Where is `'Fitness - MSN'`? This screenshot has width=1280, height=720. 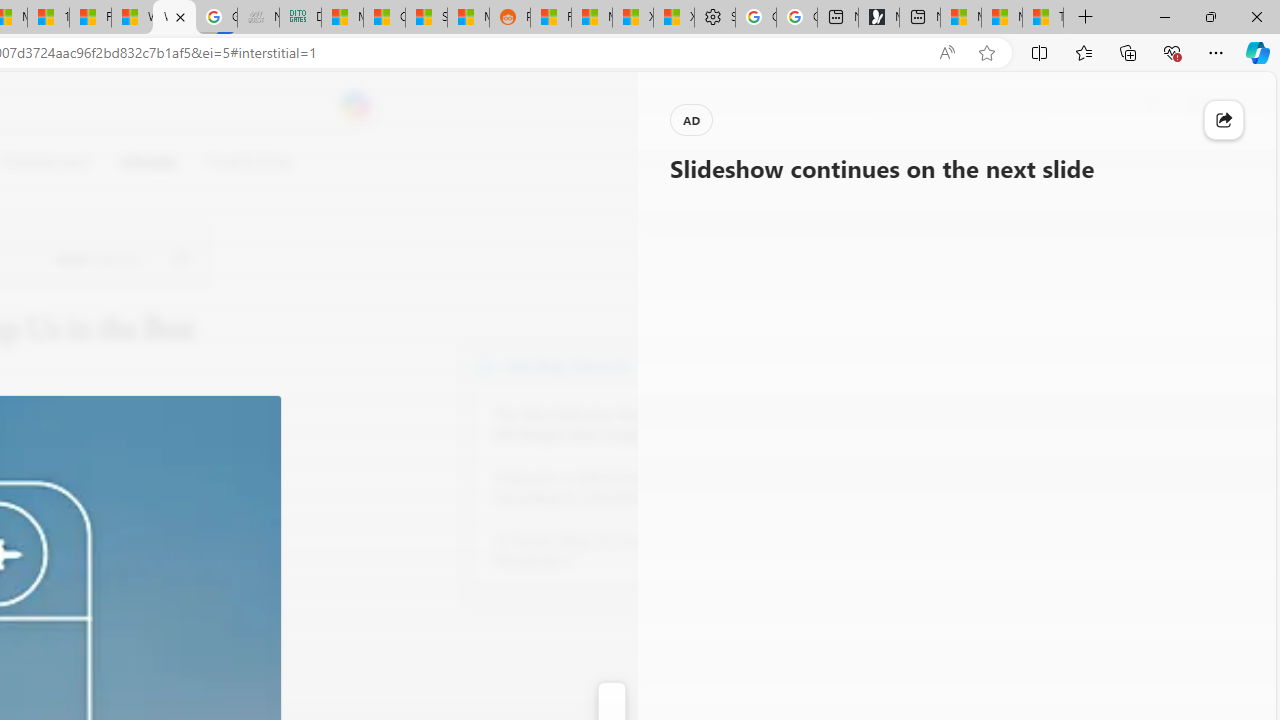 'Fitness - MSN' is located at coordinates (89, 17).